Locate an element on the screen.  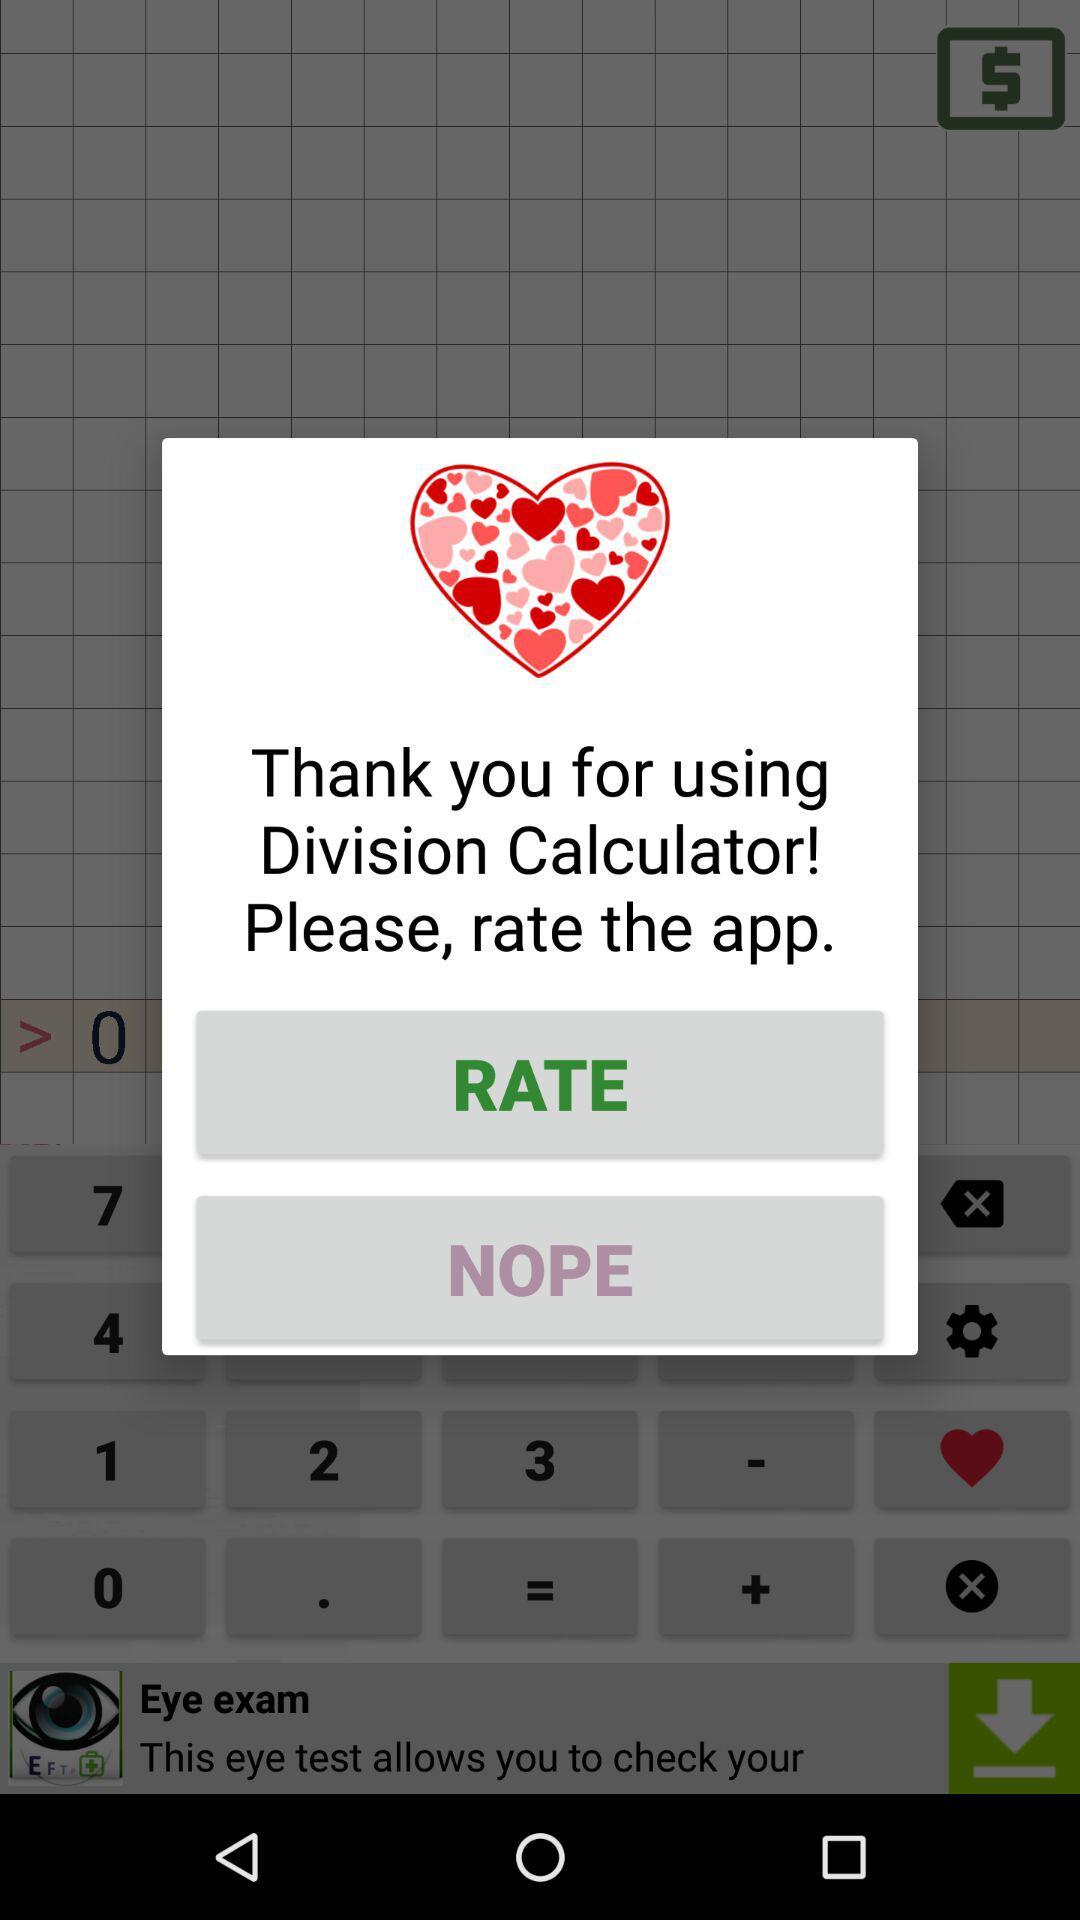
nope is located at coordinates (540, 1266).